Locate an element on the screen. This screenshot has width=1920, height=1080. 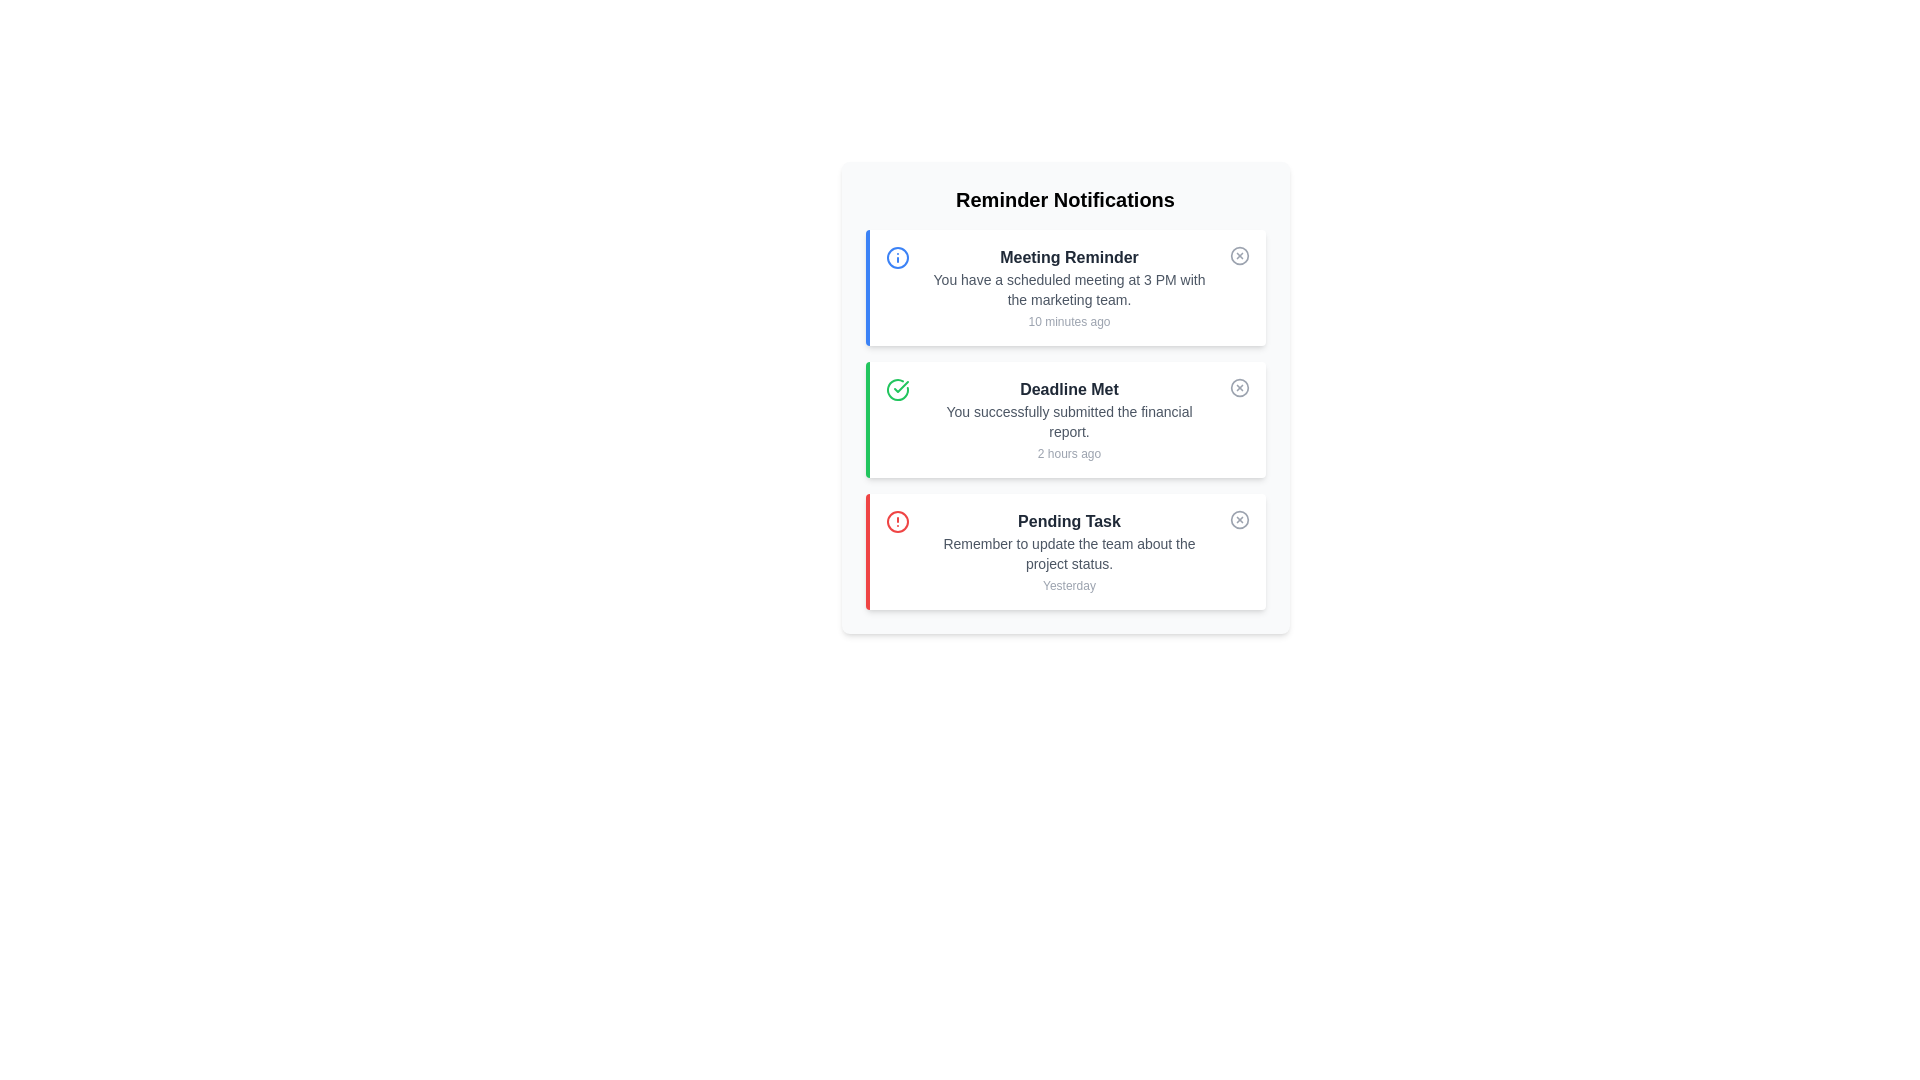
text content of the 'Deadline Met' label, which is a prominently displayed title in the second notification card is located at coordinates (1068, 389).